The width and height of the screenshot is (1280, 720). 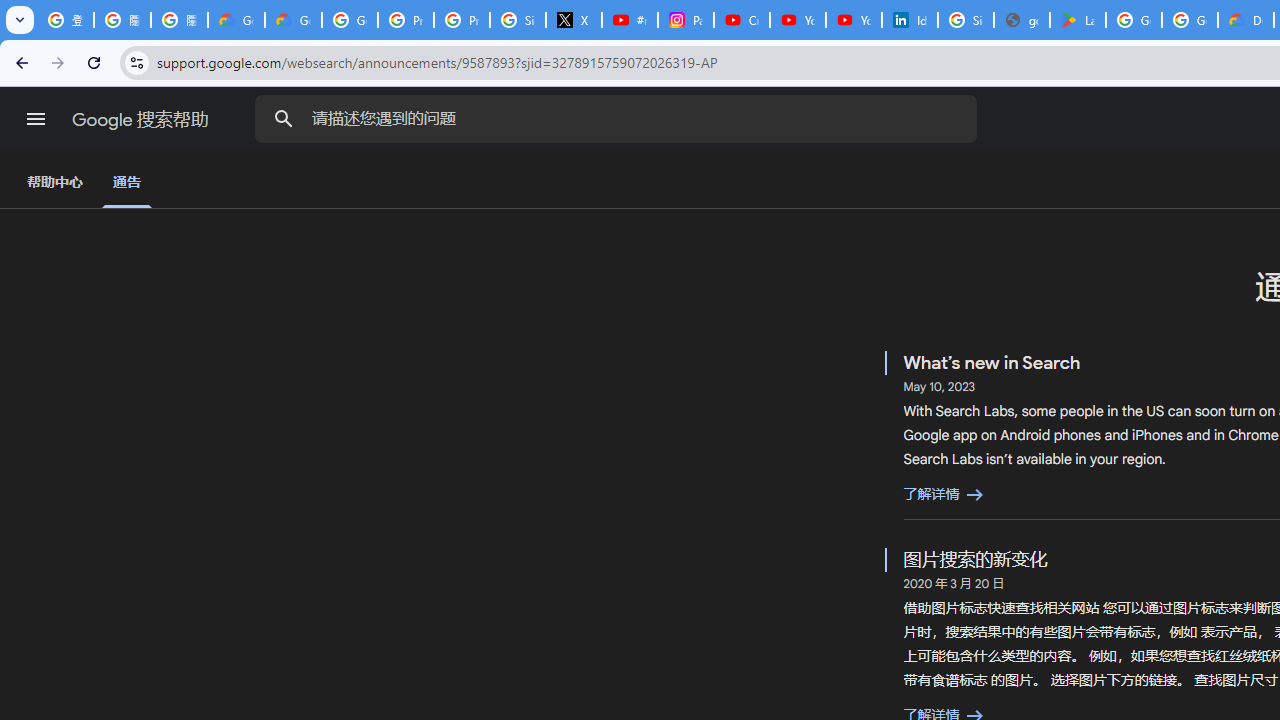 What do you see at coordinates (853, 20) in the screenshot?
I see `'YouTube Culture & Trends - YouTube Top 10, 2021'` at bounding box center [853, 20].